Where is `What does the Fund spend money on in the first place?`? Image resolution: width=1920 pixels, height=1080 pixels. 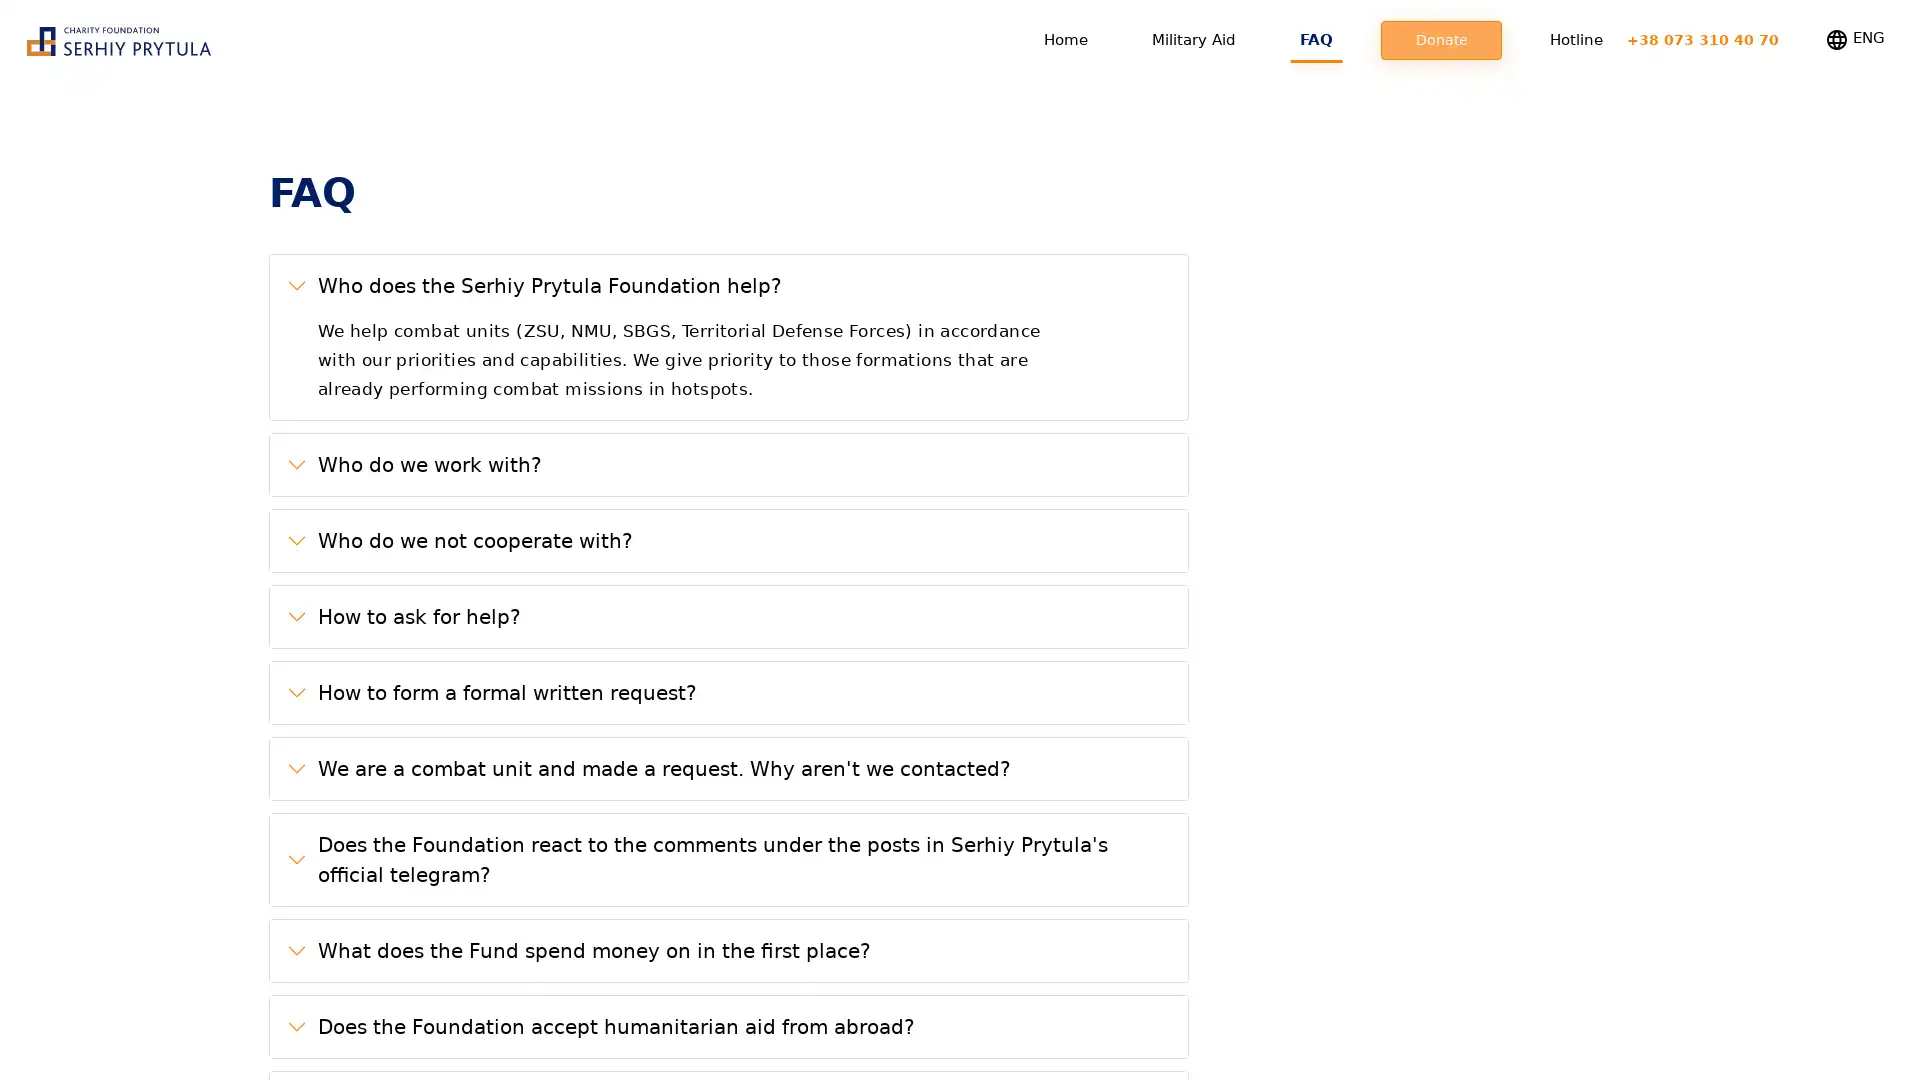
What does the Fund spend money on in the first place? is located at coordinates (727, 950).